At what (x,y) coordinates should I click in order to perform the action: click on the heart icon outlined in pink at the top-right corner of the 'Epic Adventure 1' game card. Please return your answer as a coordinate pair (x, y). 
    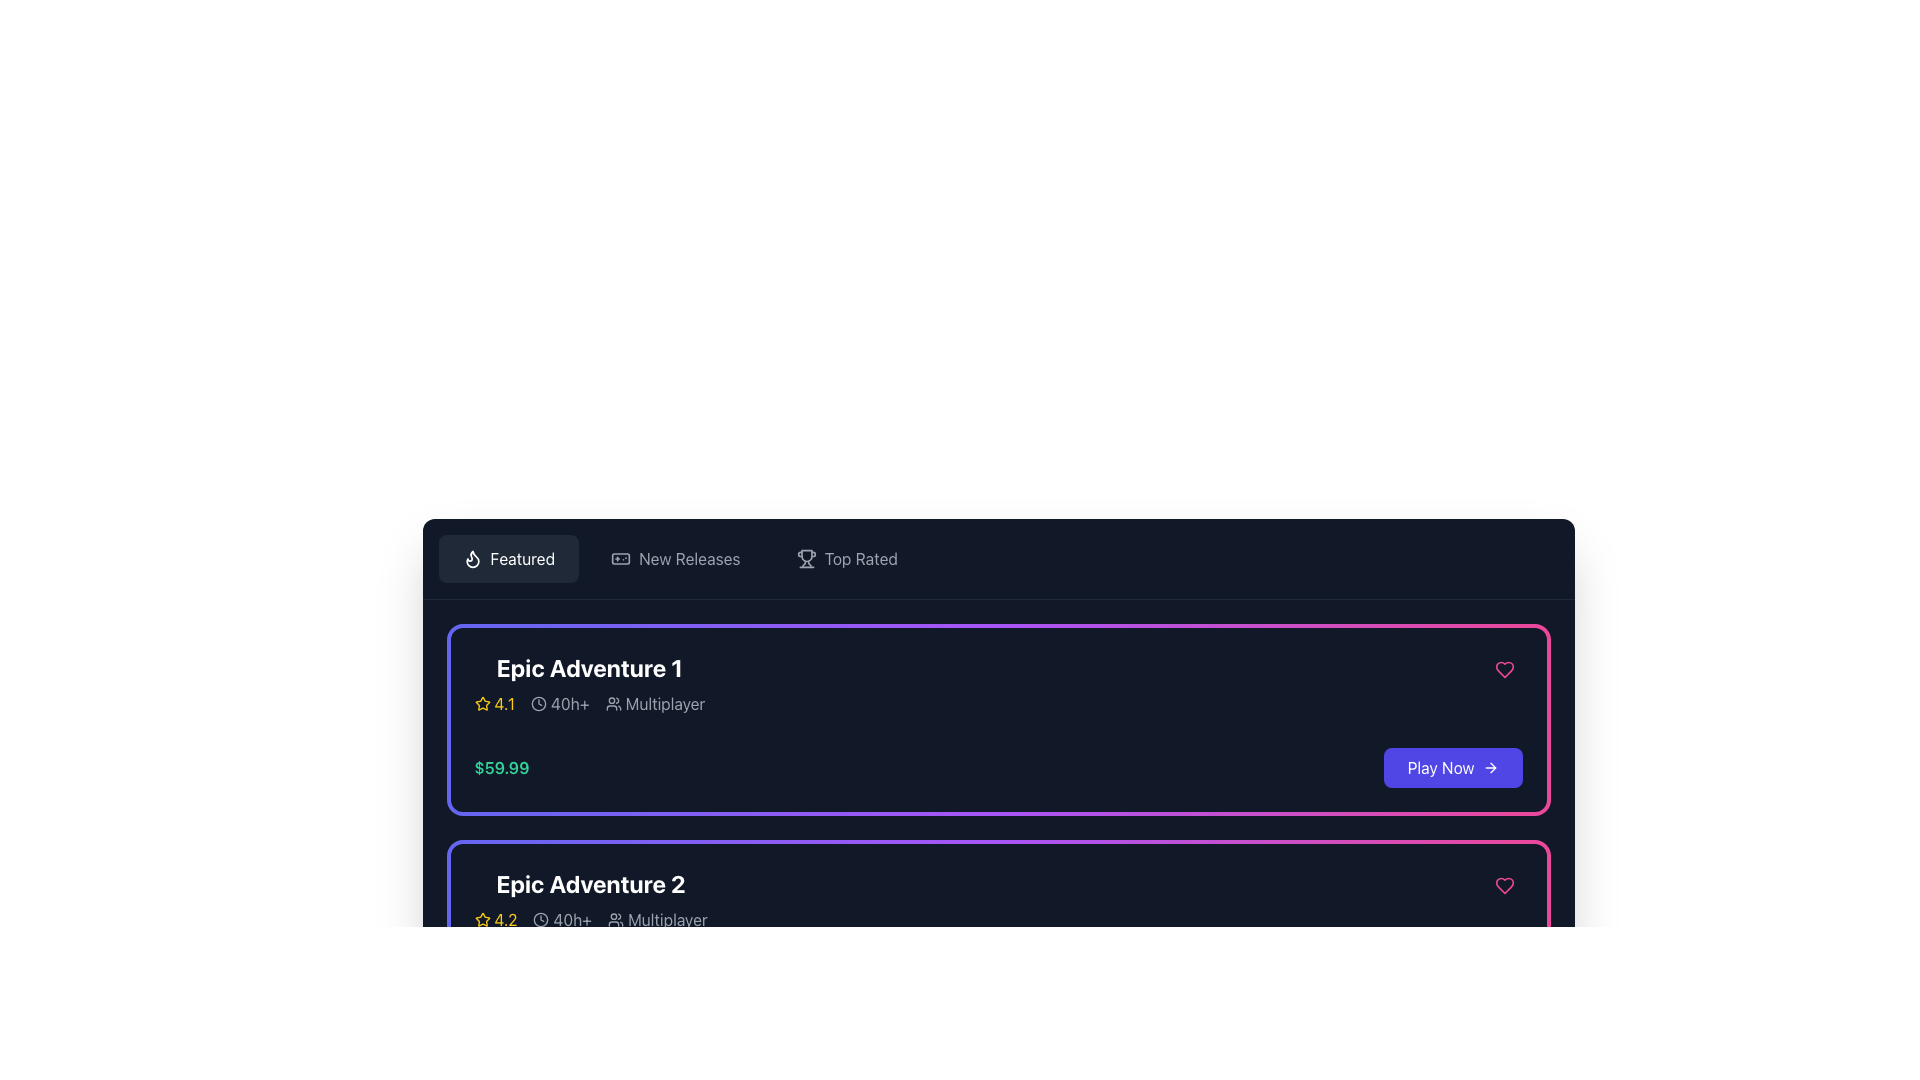
    Looking at the image, I should click on (1504, 670).